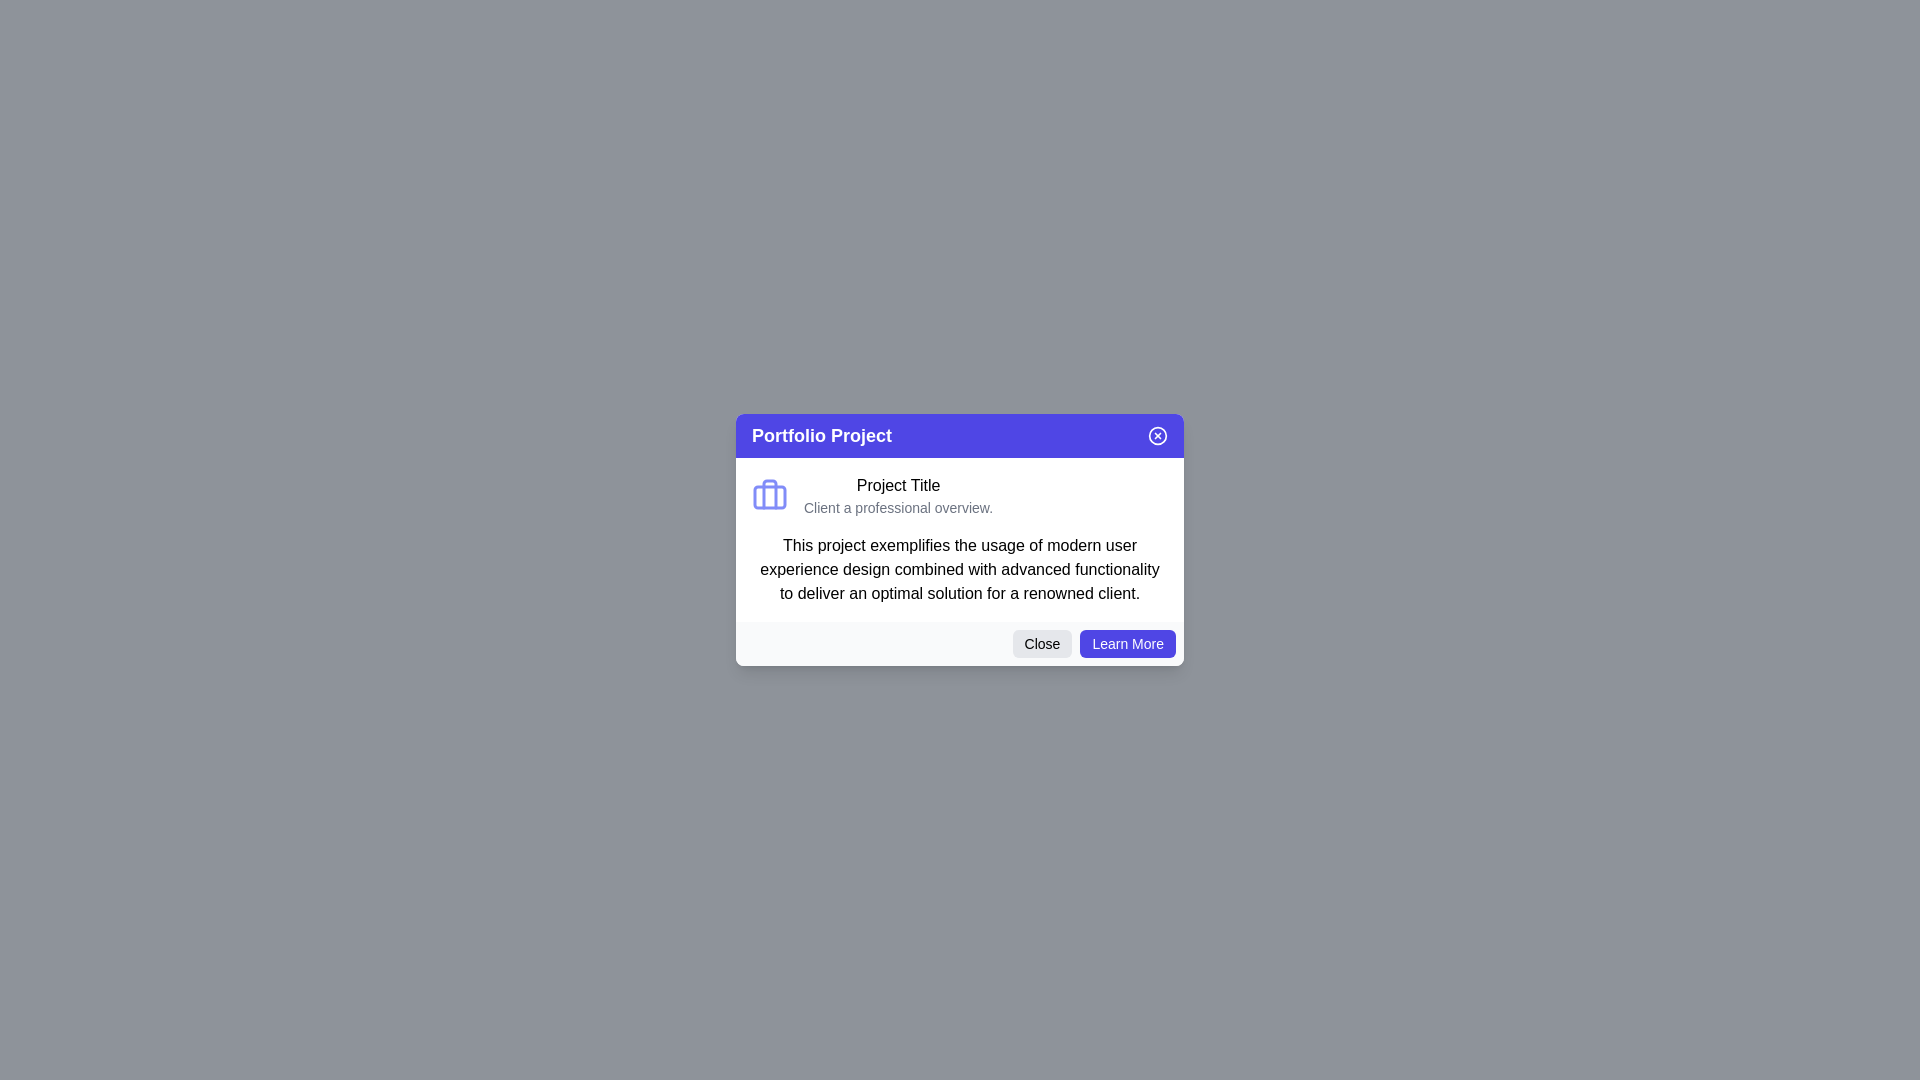  I want to click on the close button located in the bottom-right section of the centered modal dialog, so click(1041, 644).